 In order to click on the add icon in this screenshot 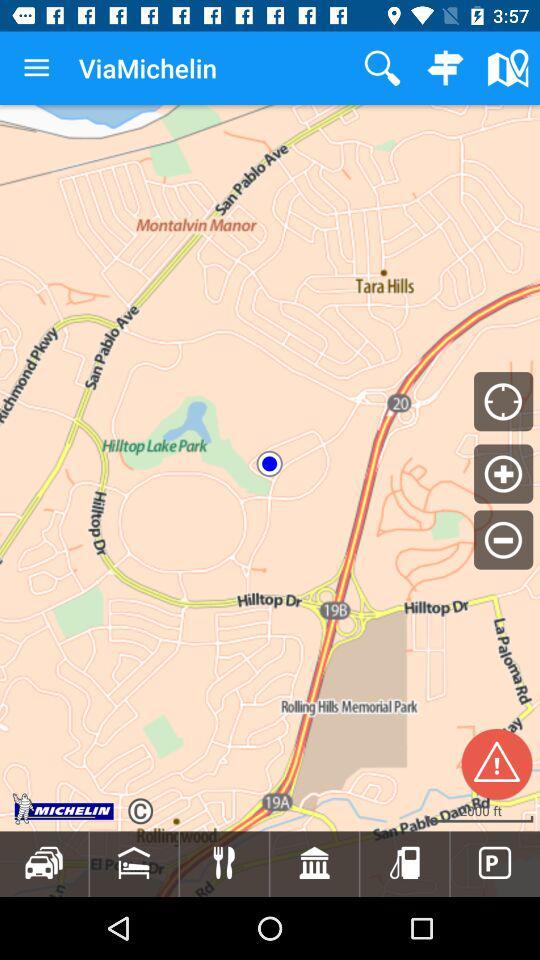, I will do `click(502, 473)`.